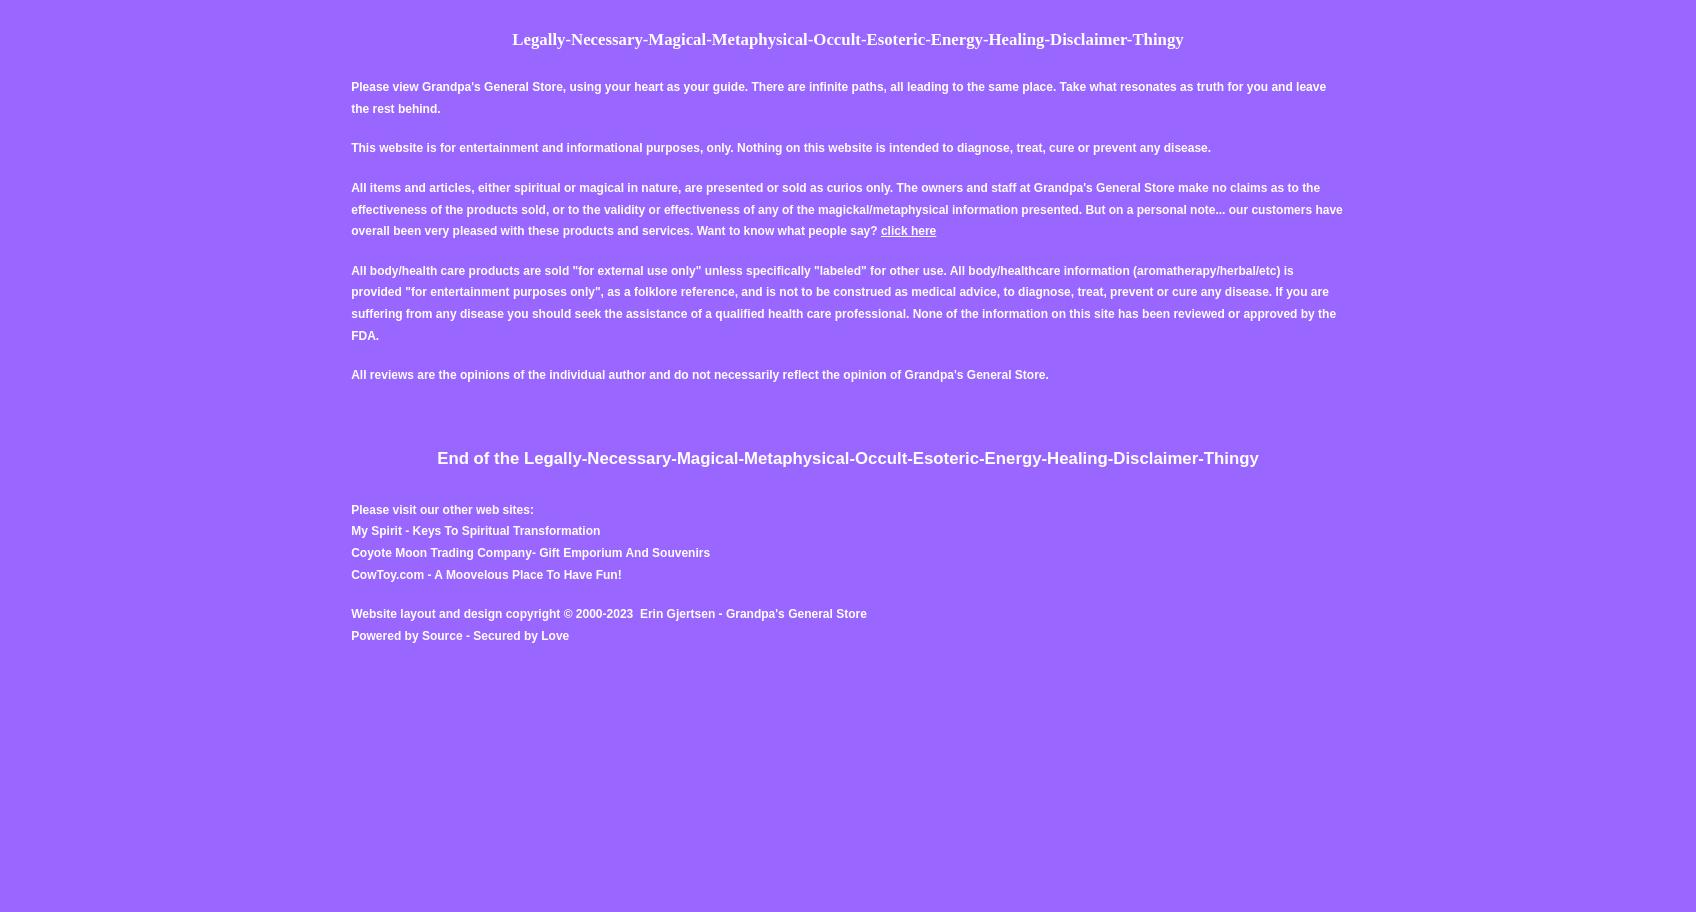 The width and height of the screenshot is (1696, 912). Describe the element at coordinates (351, 374) in the screenshot. I see `'All reviews are the opinions of the individual author and do not necessarily reflect the opinion of Grandpa's General Store.'` at that location.